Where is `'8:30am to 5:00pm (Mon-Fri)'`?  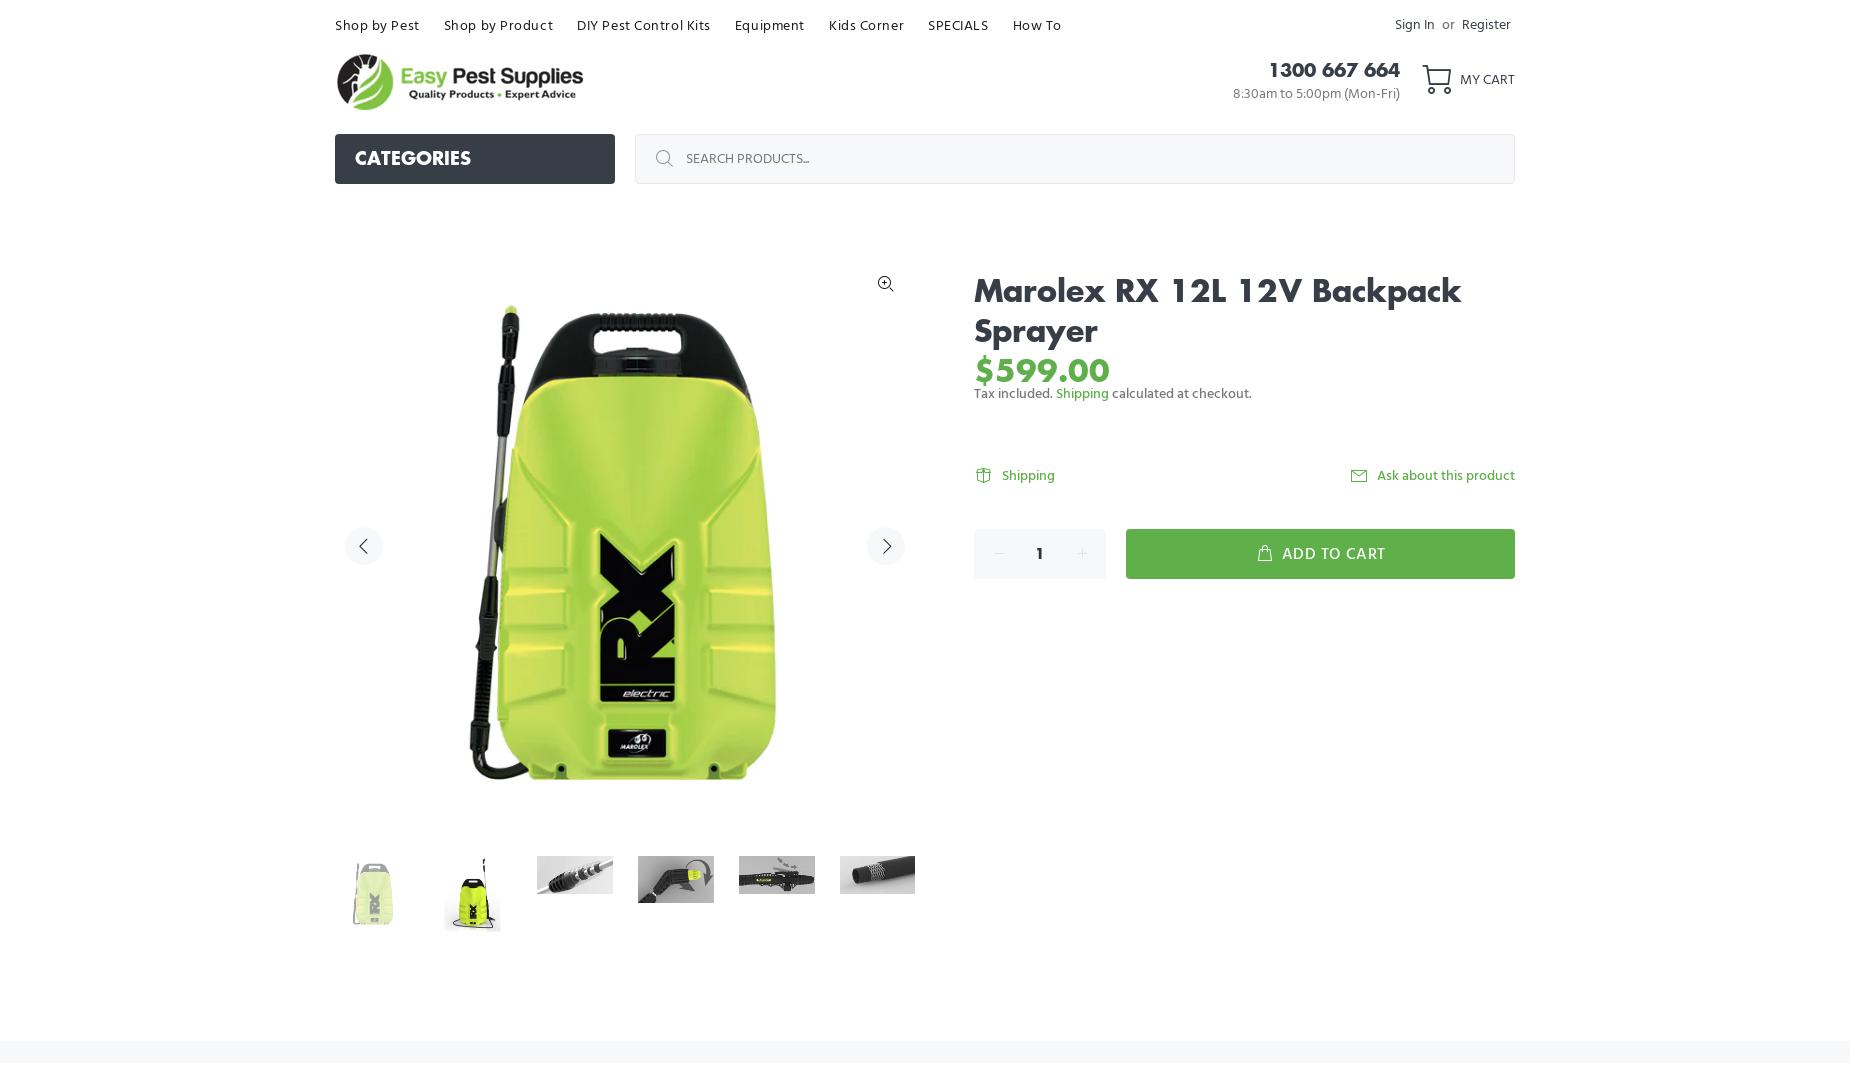
'8:30am to 5:00pm (Mon-Fri)' is located at coordinates (1315, 92).